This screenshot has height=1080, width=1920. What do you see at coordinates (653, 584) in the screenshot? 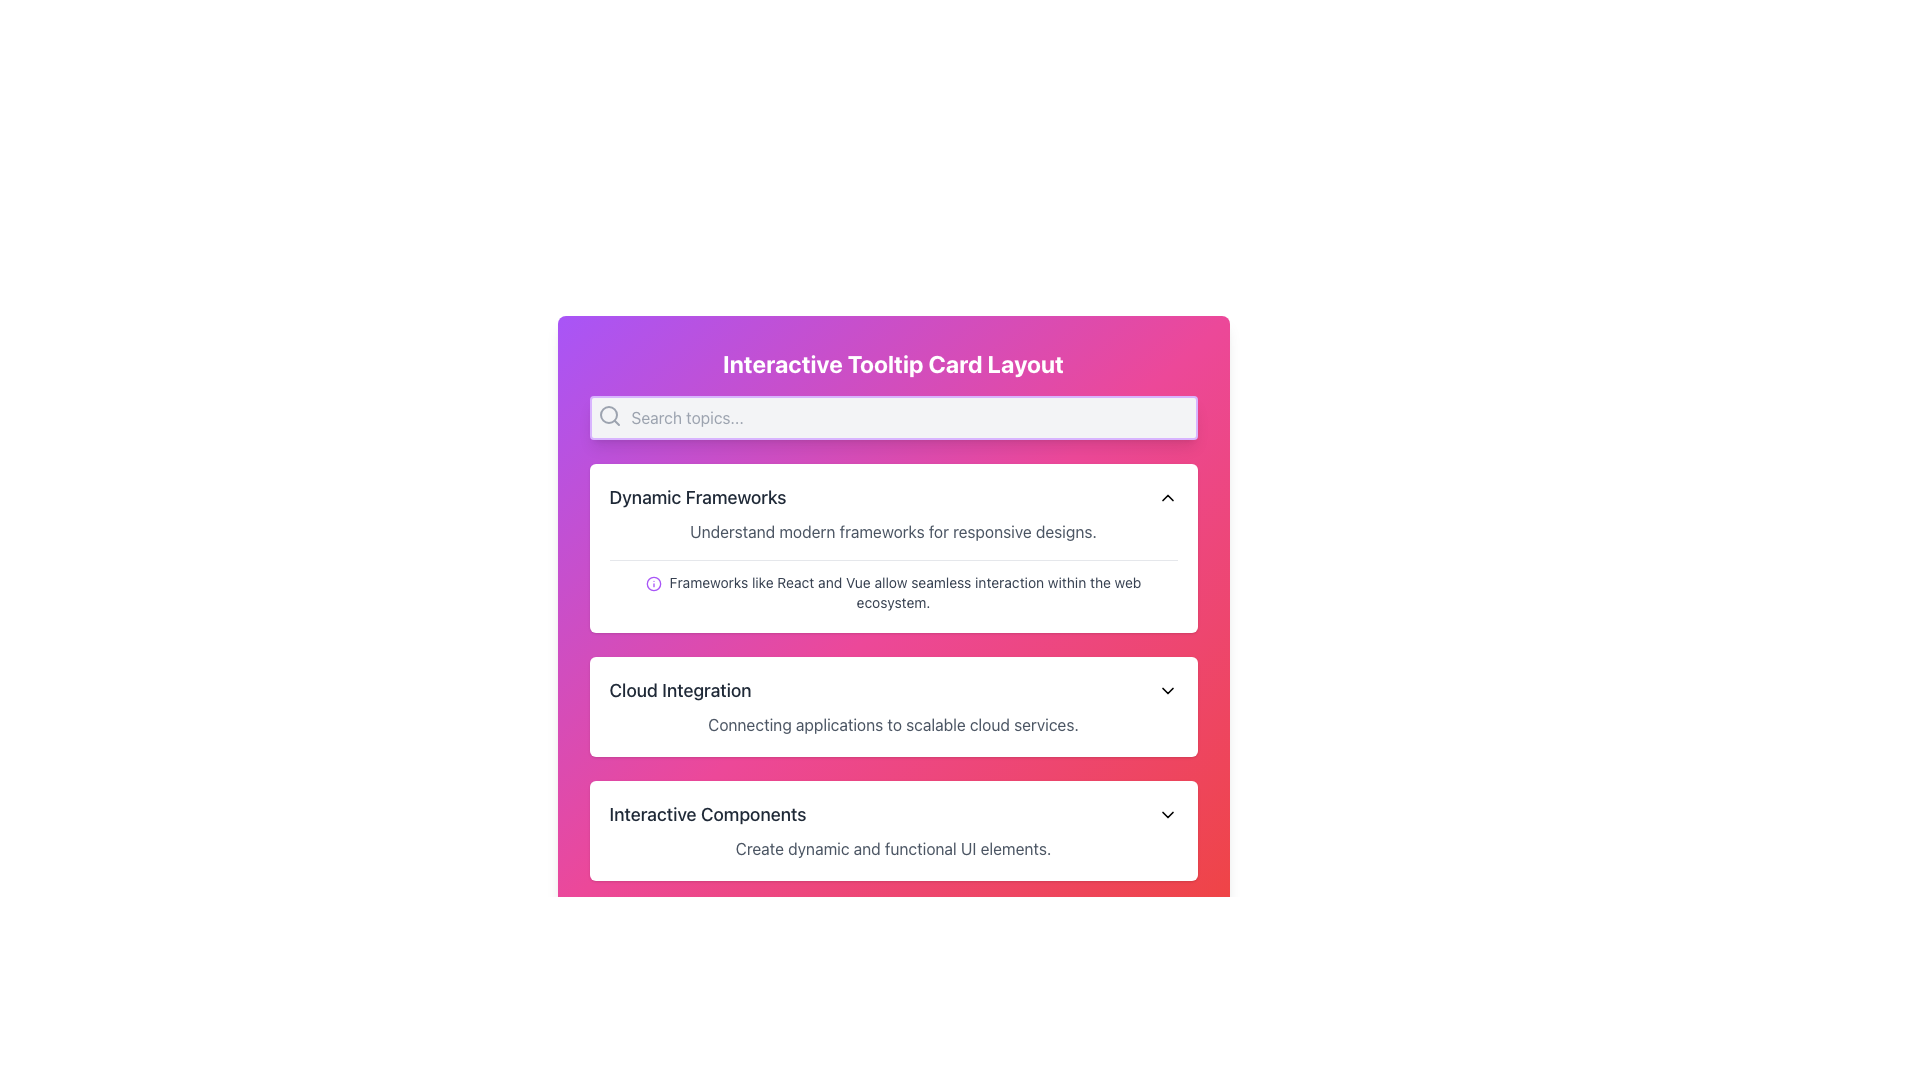
I see `the inner structure of the icon that is centrally placed within the icon graphic, located to the left of the 'Dynamic Frameworks' header` at bounding box center [653, 584].